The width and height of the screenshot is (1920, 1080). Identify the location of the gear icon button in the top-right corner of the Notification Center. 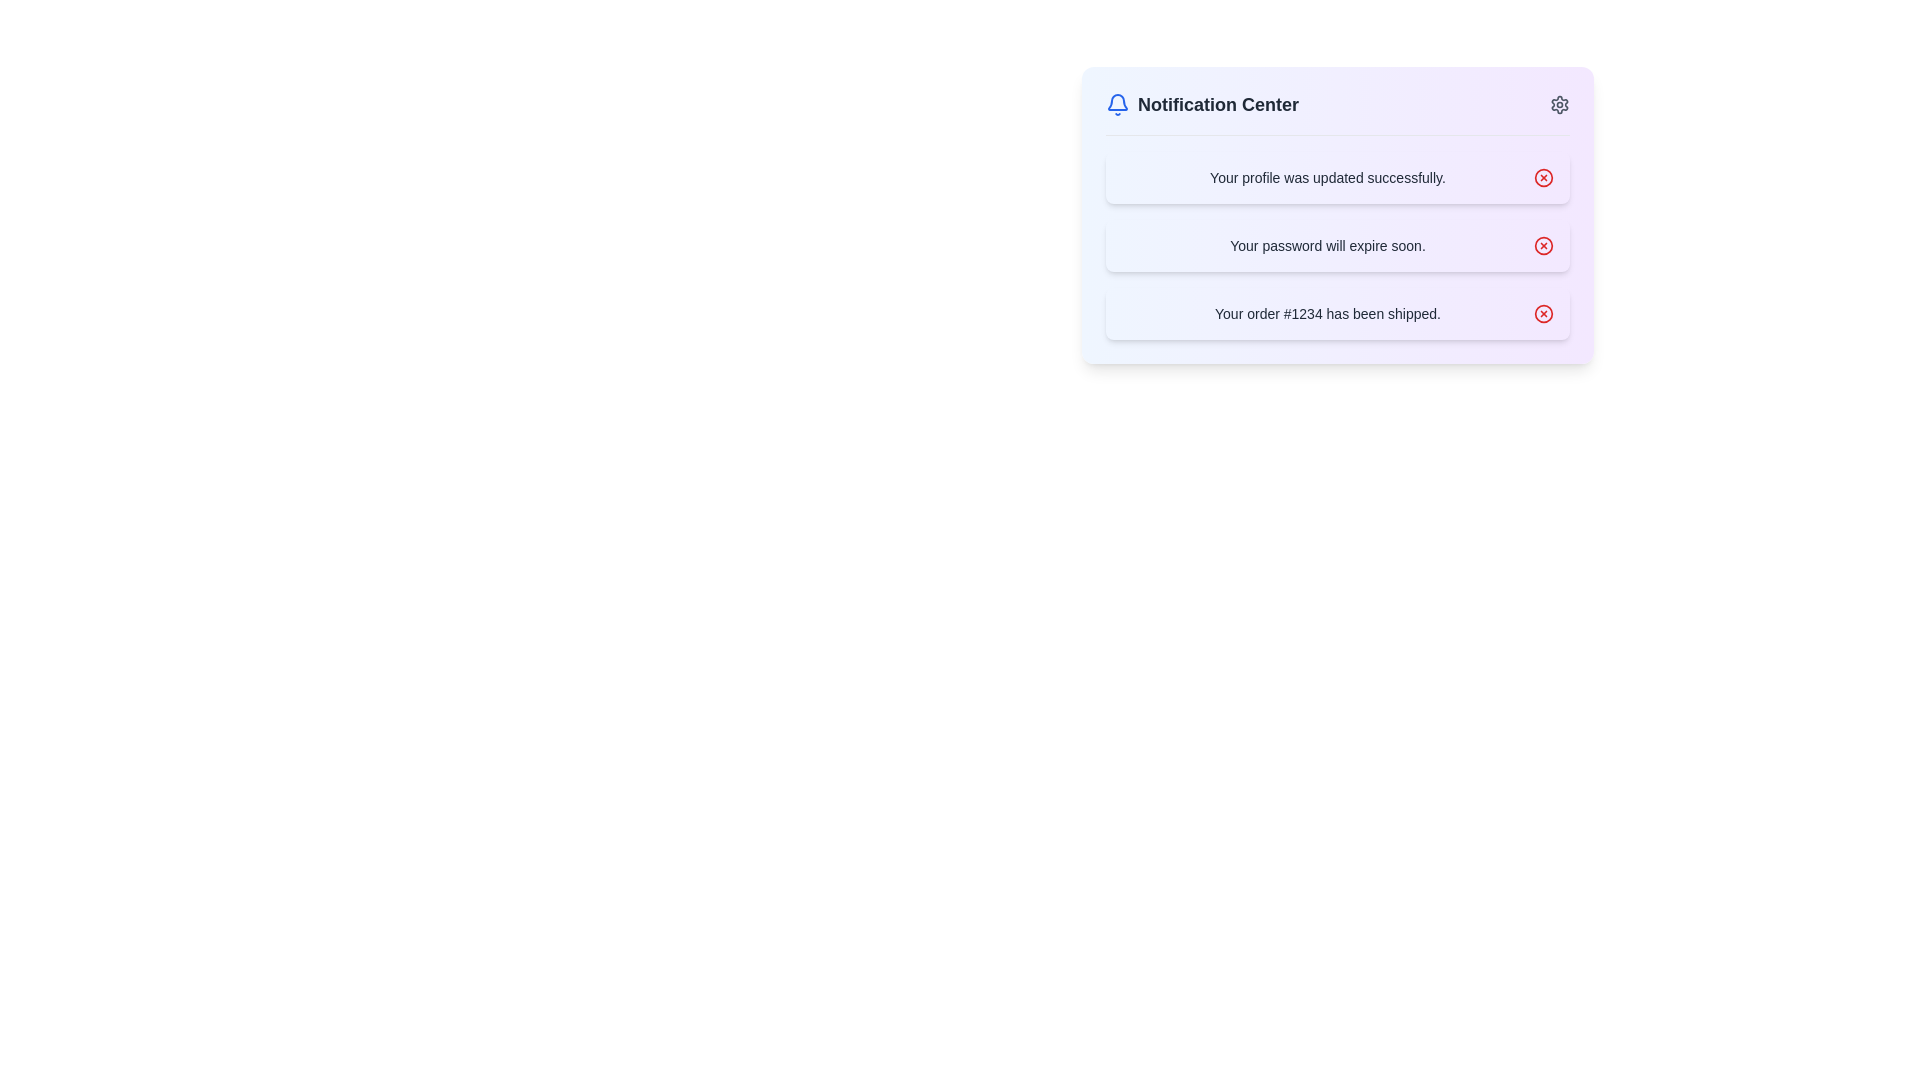
(1559, 104).